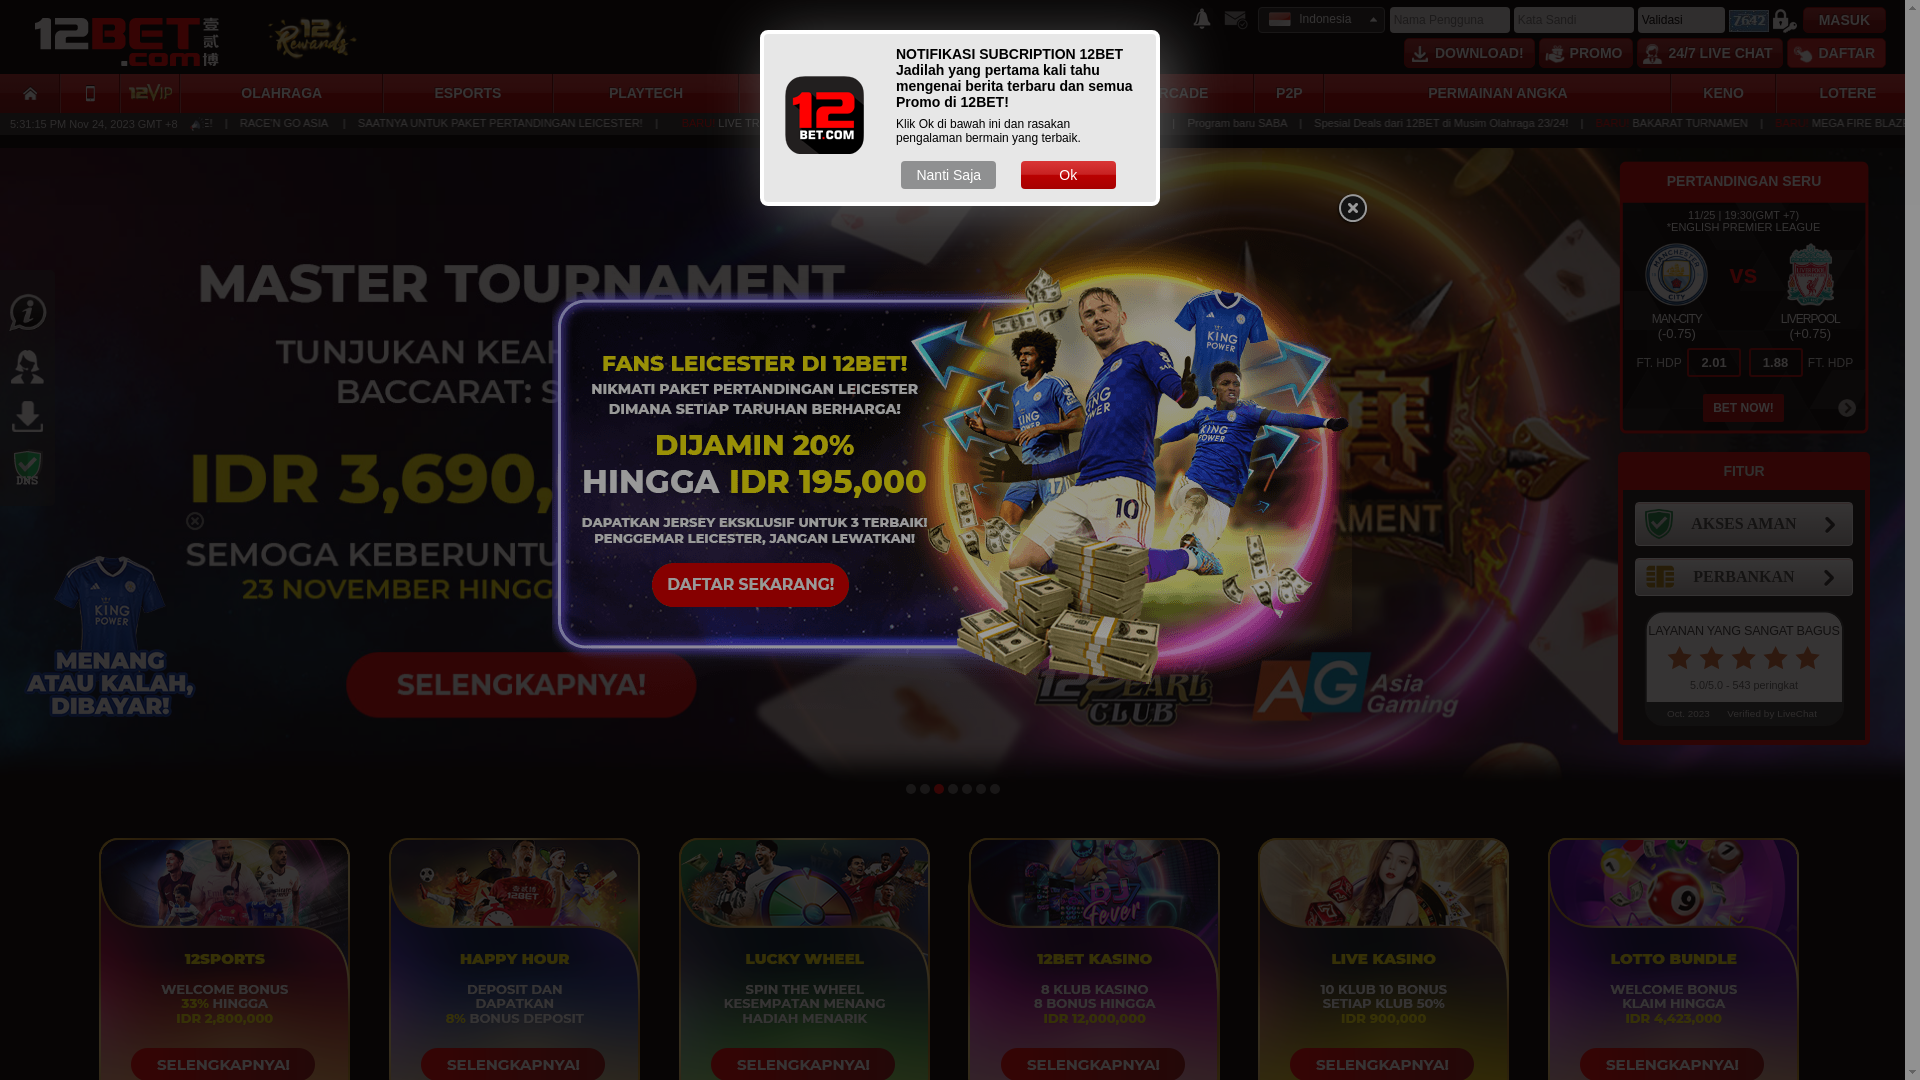 Image resolution: width=1920 pixels, height=1080 pixels. What do you see at coordinates (1352, 208) in the screenshot?
I see `'Close'` at bounding box center [1352, 208].